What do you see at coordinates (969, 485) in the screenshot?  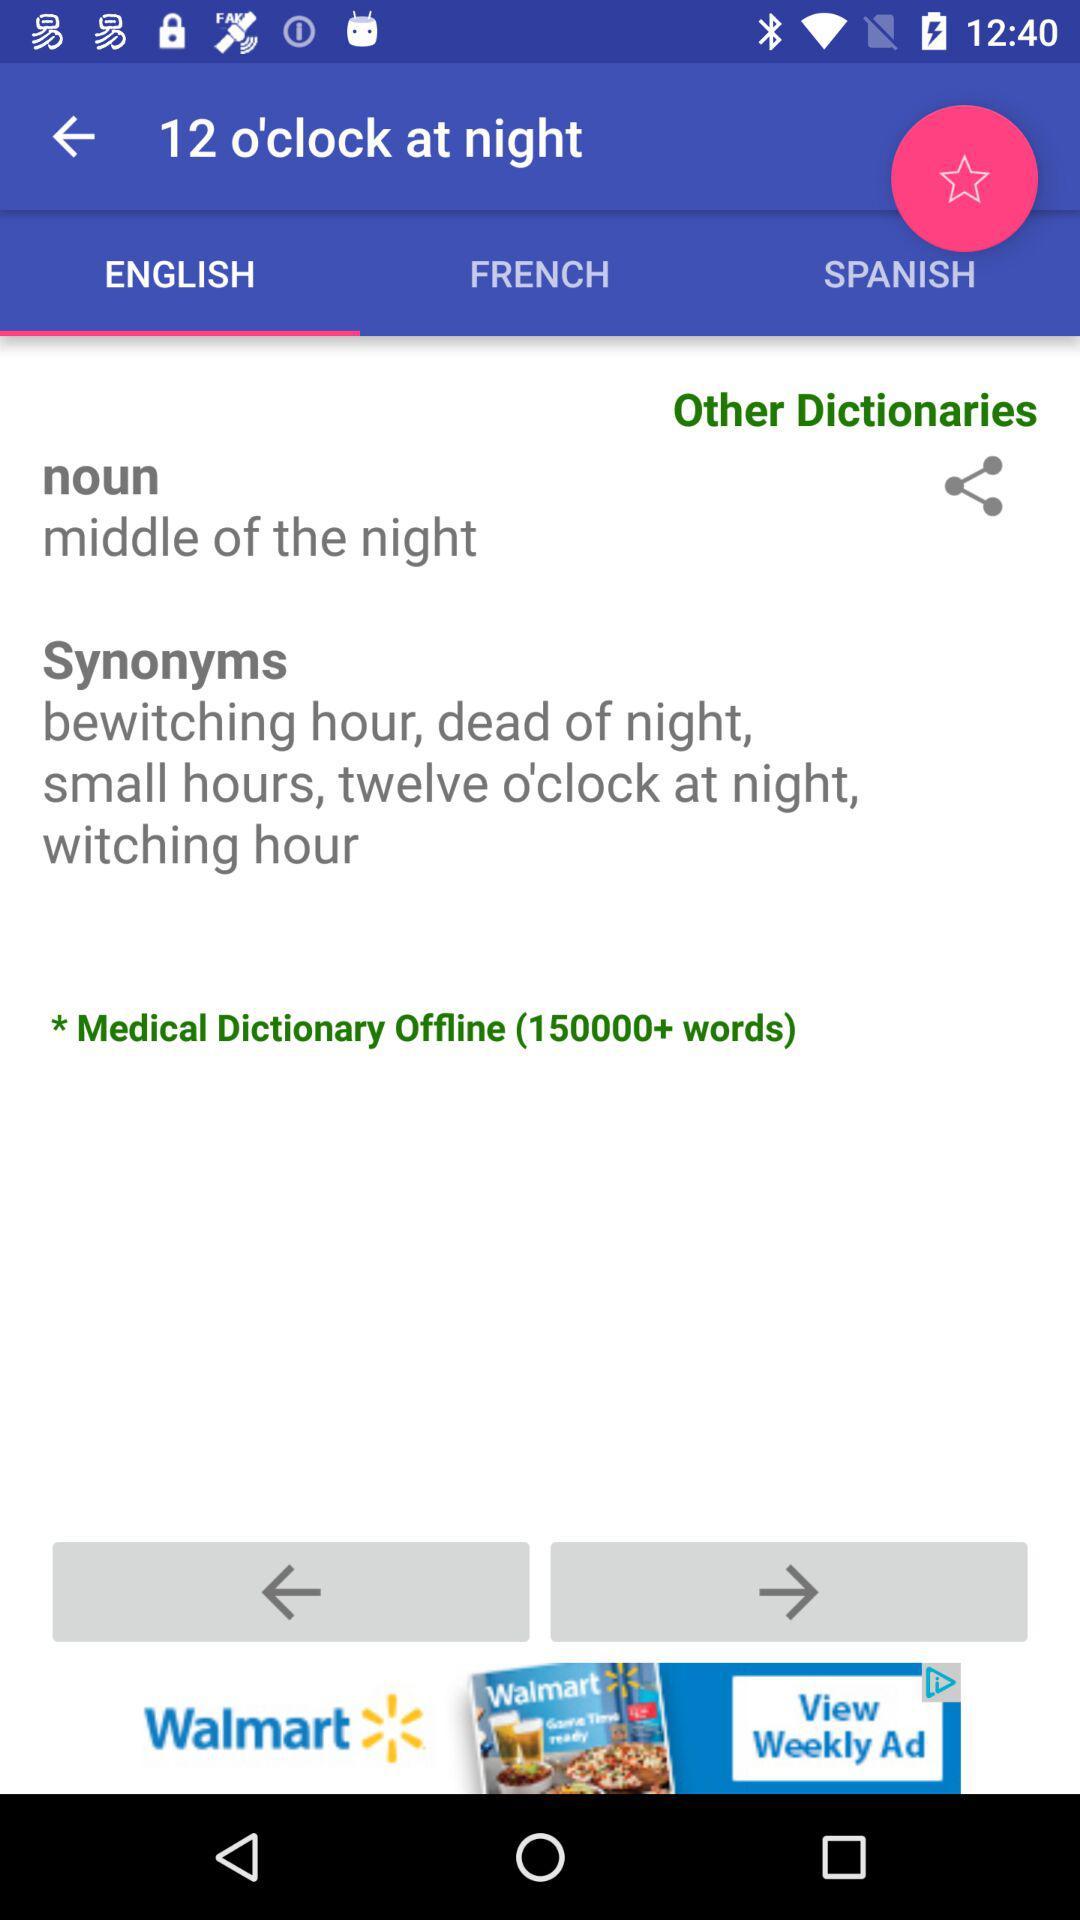 I see `open settings/options` at bounding box center [969, 485].